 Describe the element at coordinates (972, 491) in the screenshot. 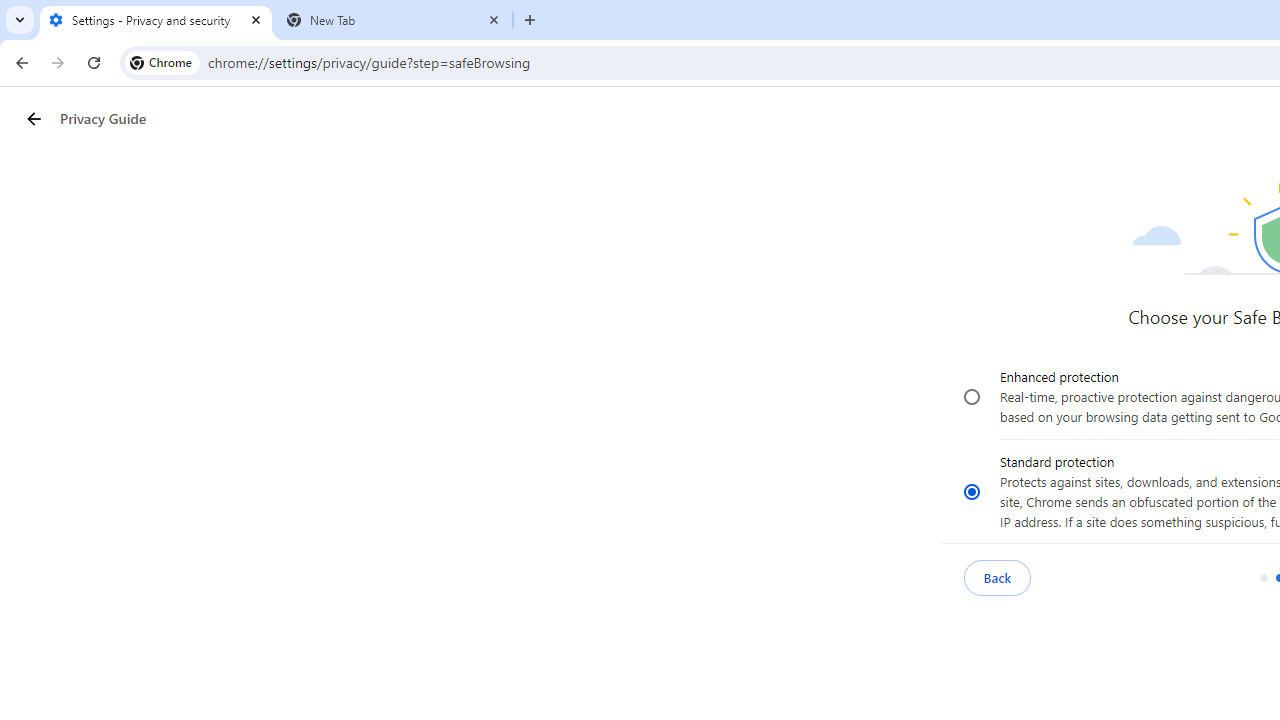

I see `'Standard protection'` at that location.